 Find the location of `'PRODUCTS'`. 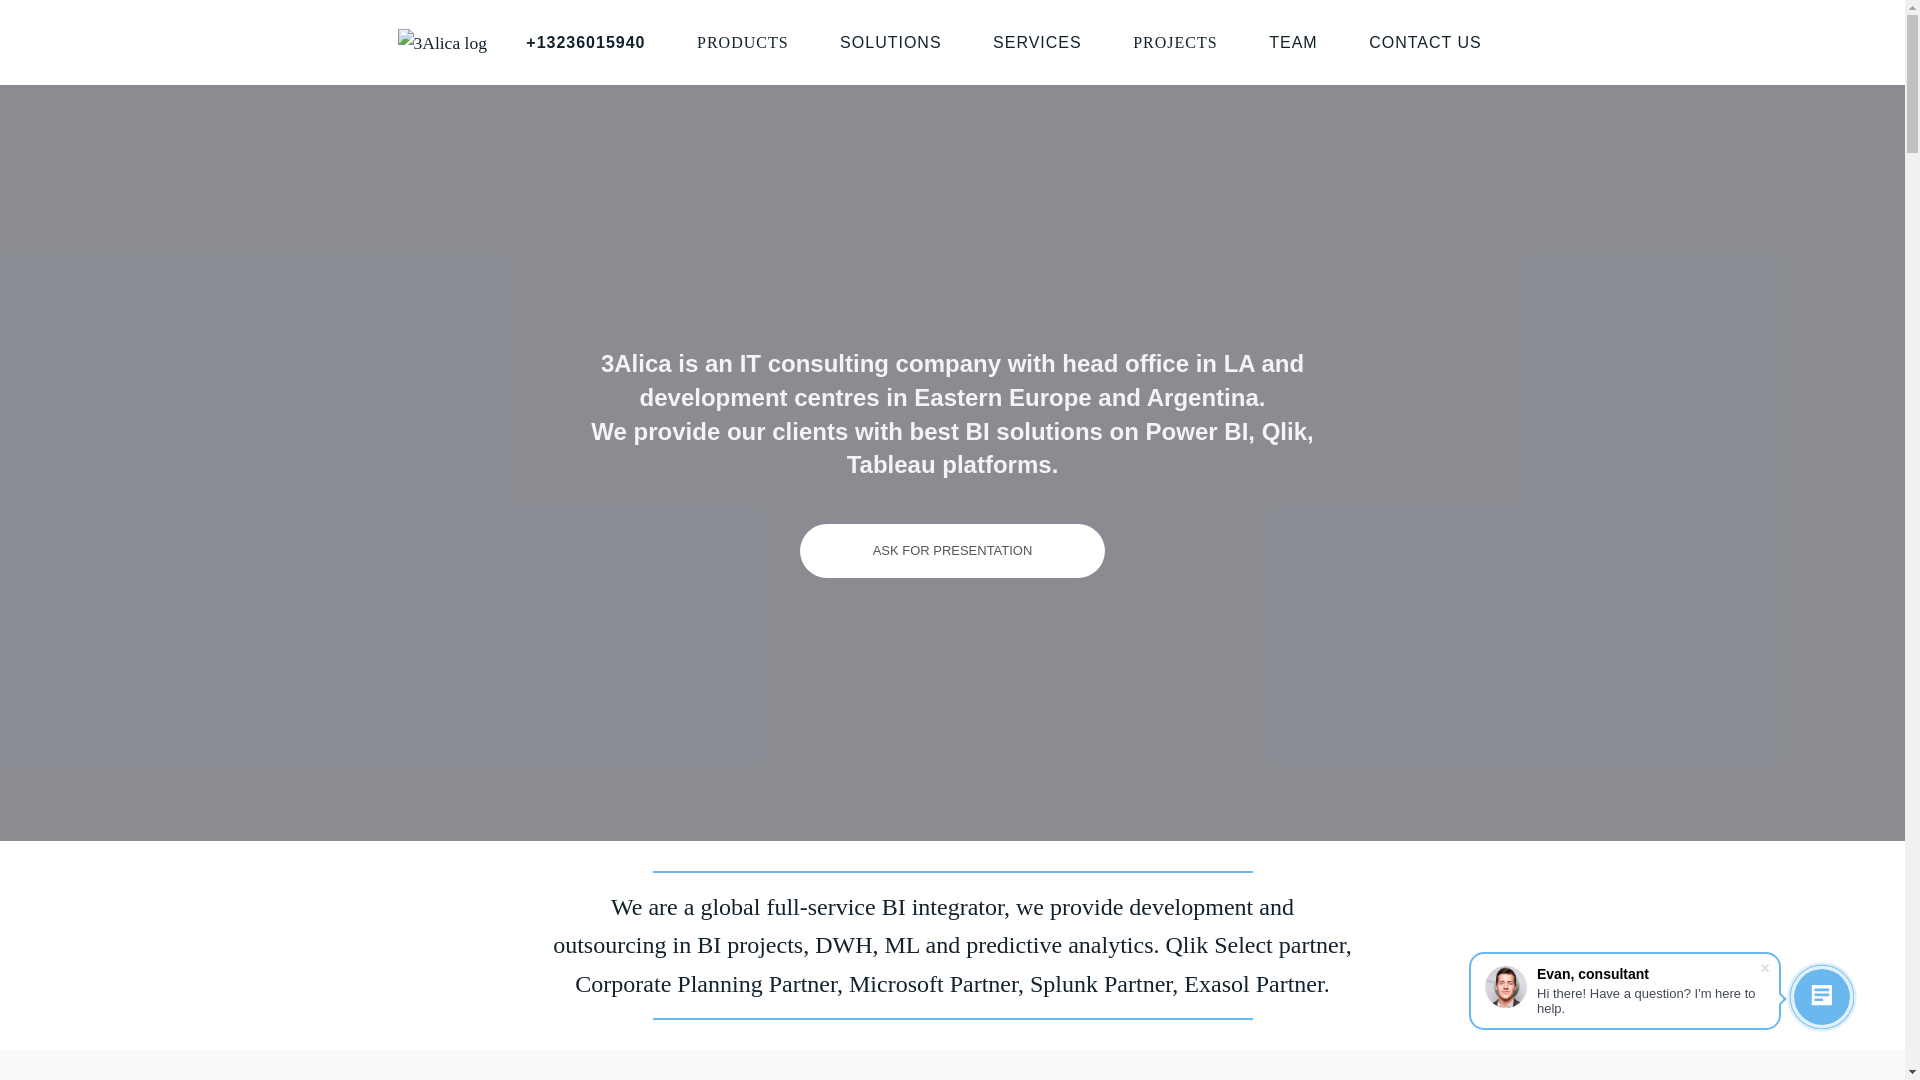

'PRODUCTS' is located at coordinates (742, 42).